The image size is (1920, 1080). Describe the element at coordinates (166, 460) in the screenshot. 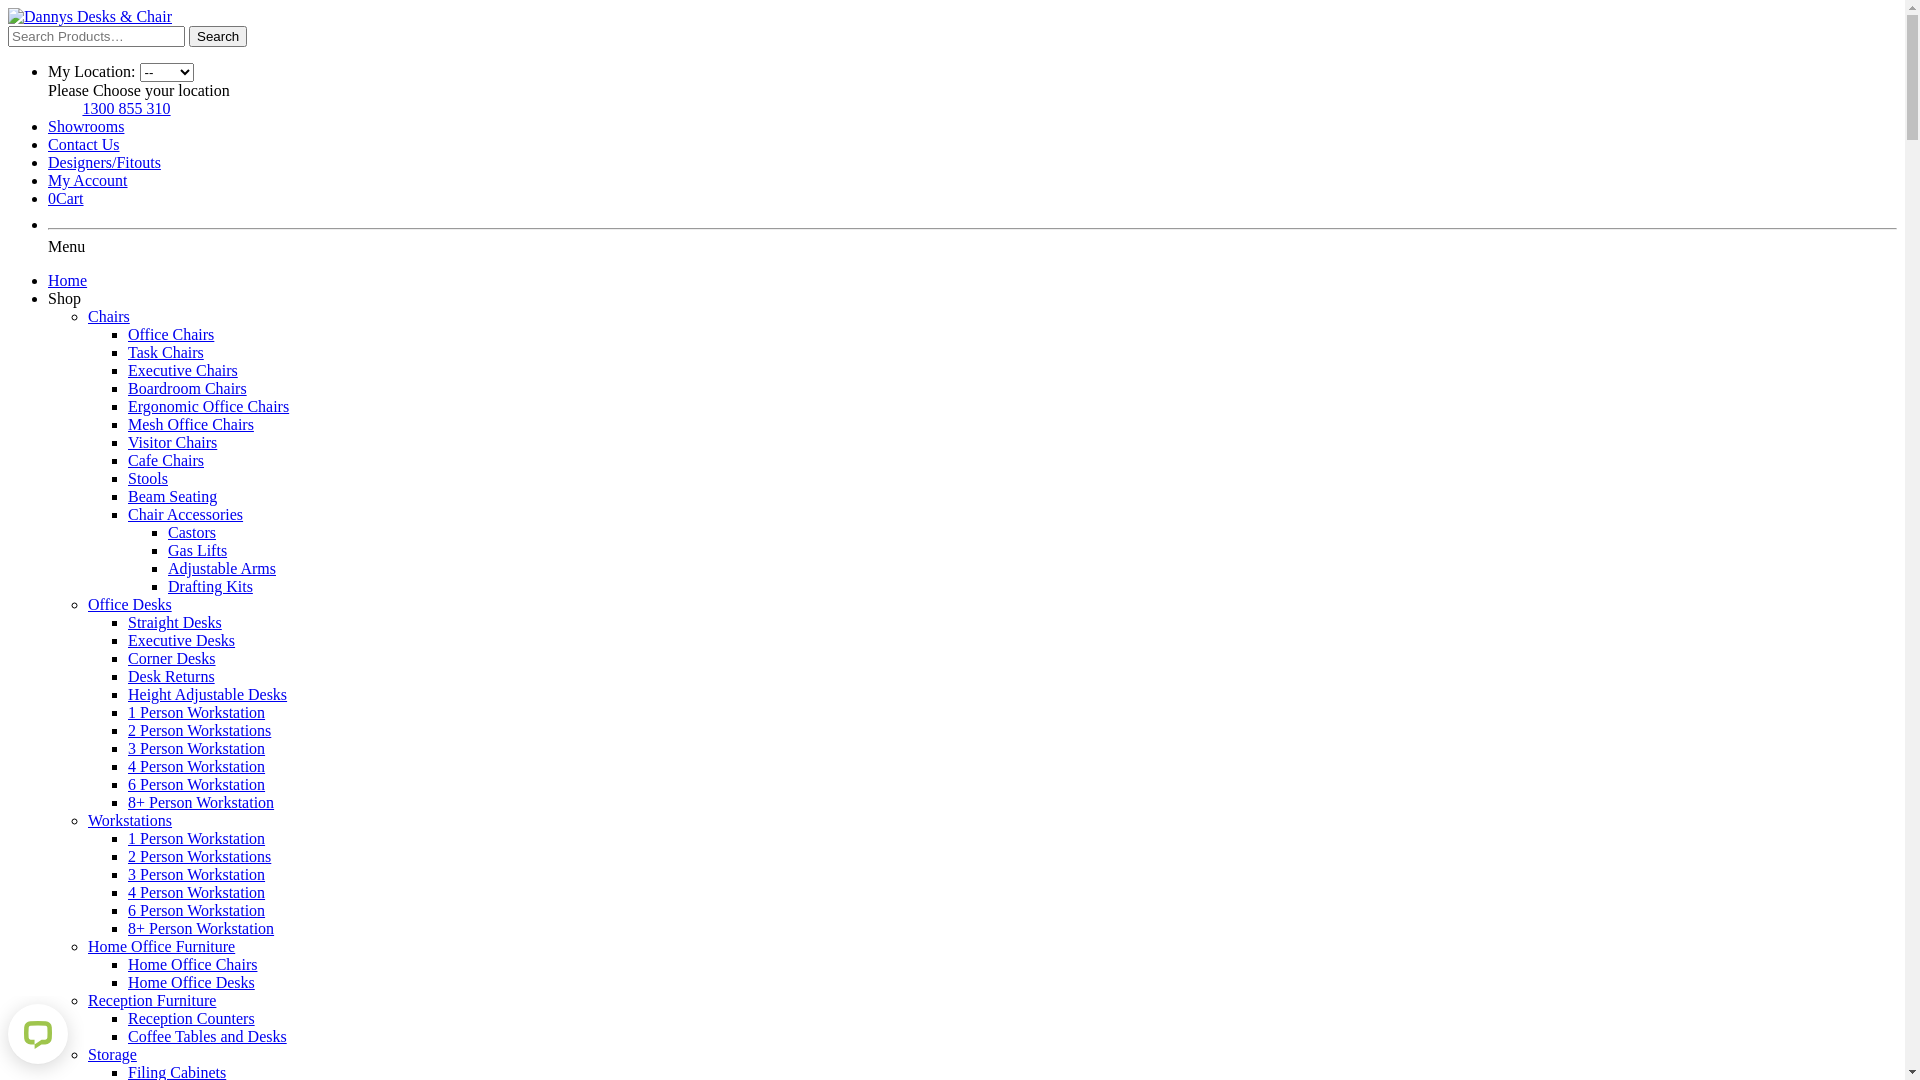

I see `'Cafe Chairs'` at that location.